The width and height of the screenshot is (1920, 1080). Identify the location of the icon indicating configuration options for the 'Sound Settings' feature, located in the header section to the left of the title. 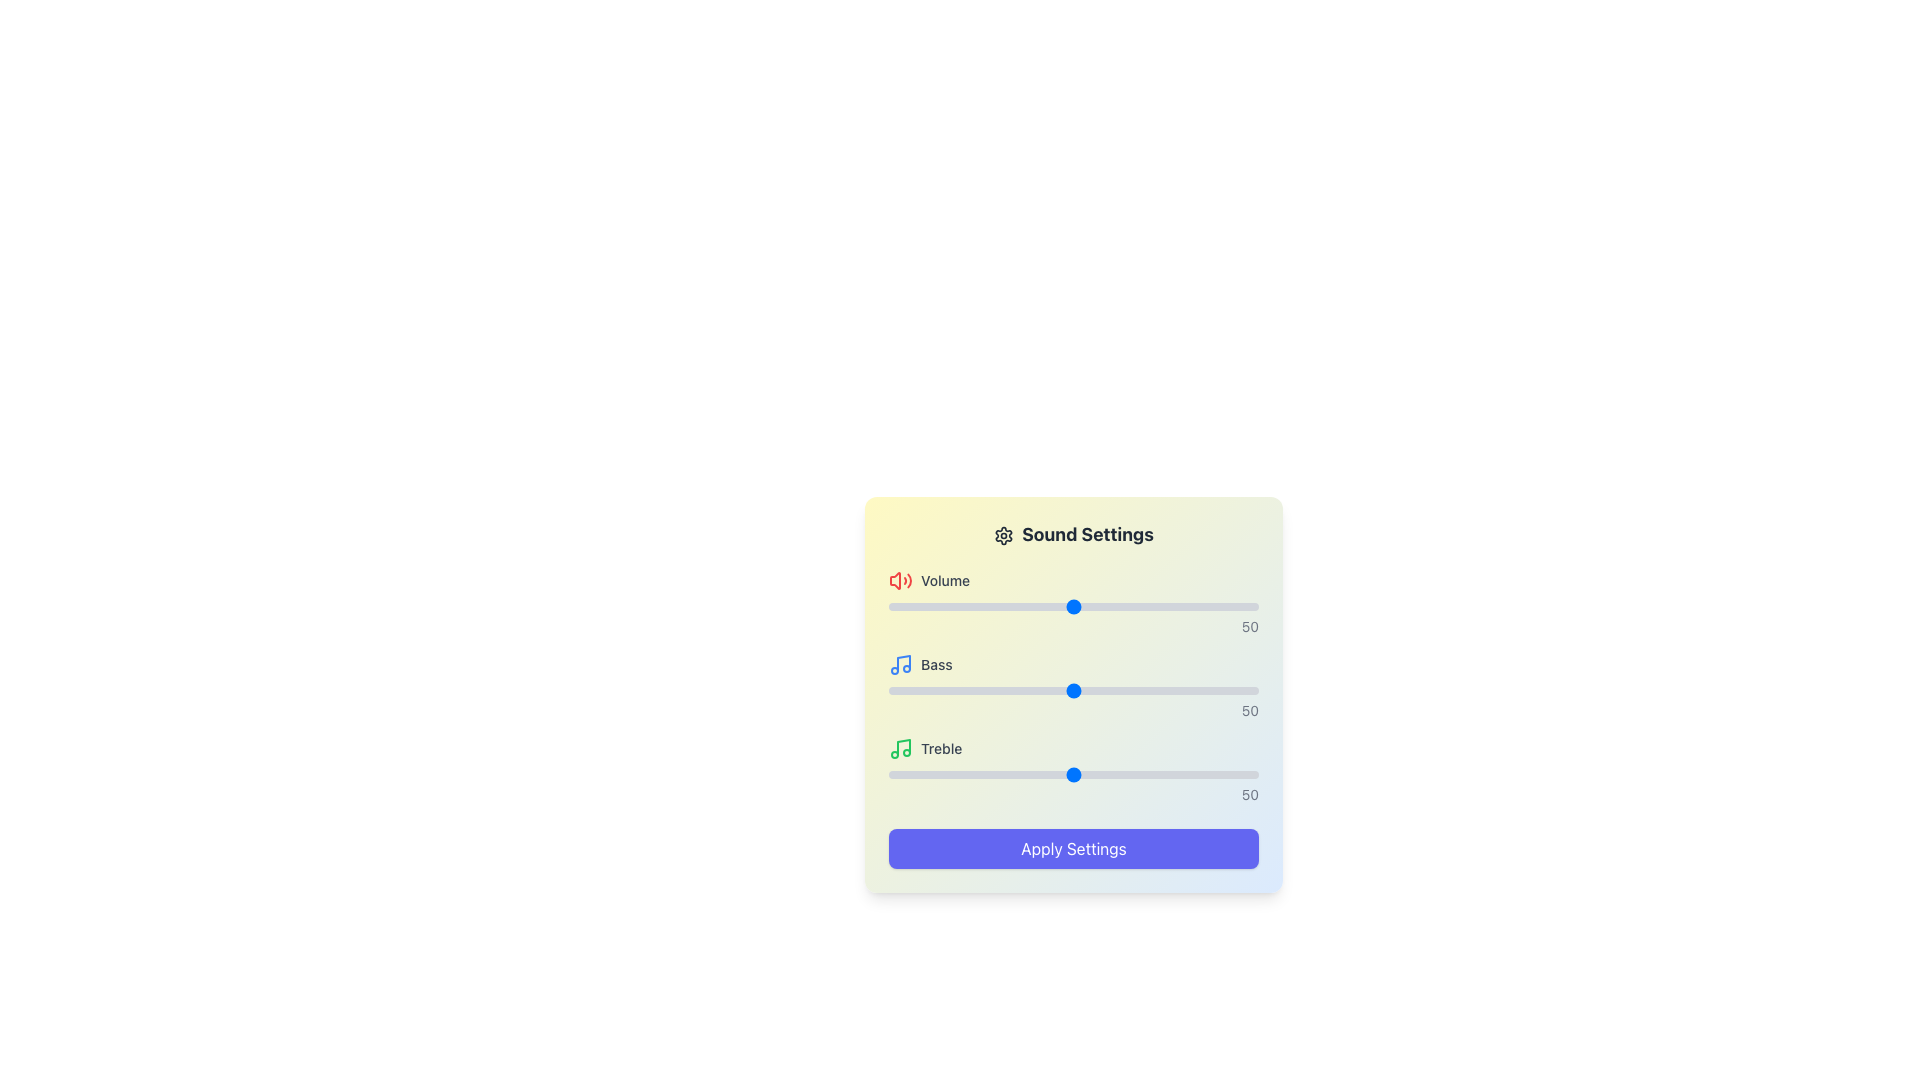
(1004, 535).